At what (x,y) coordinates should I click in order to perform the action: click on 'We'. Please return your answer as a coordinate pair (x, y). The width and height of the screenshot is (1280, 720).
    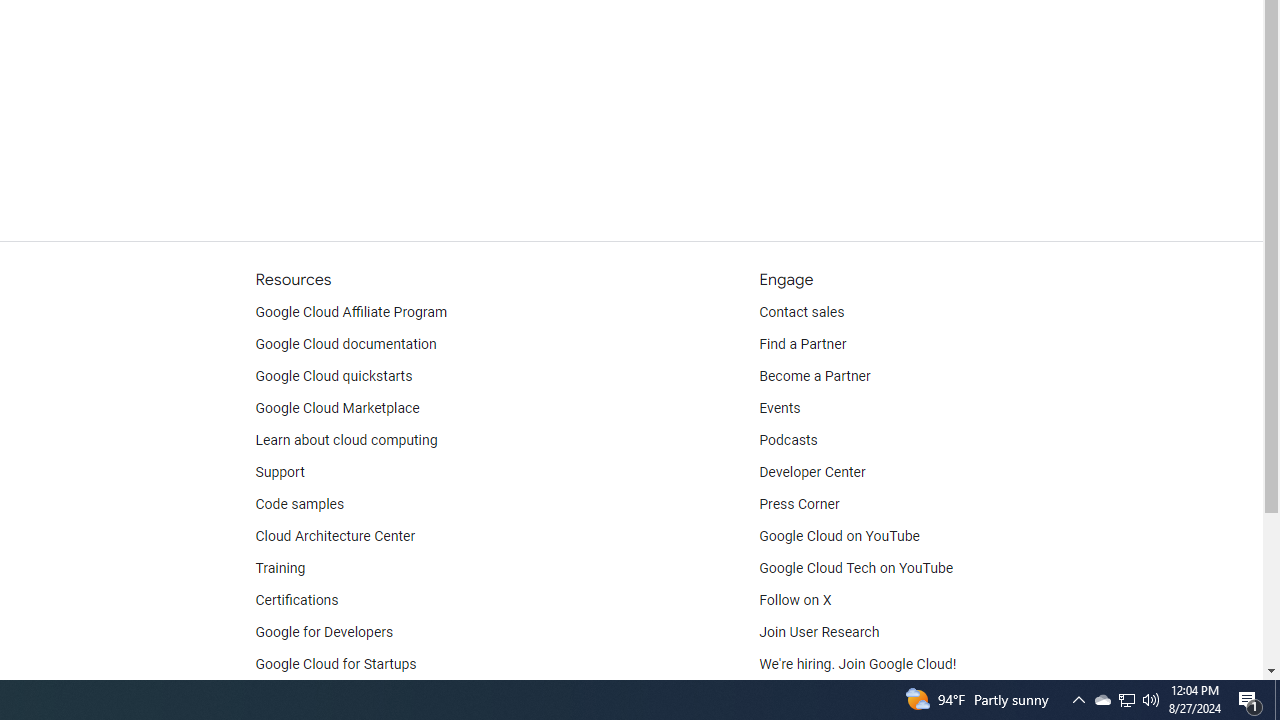
    Looking at the image, I should click on (858, 664).